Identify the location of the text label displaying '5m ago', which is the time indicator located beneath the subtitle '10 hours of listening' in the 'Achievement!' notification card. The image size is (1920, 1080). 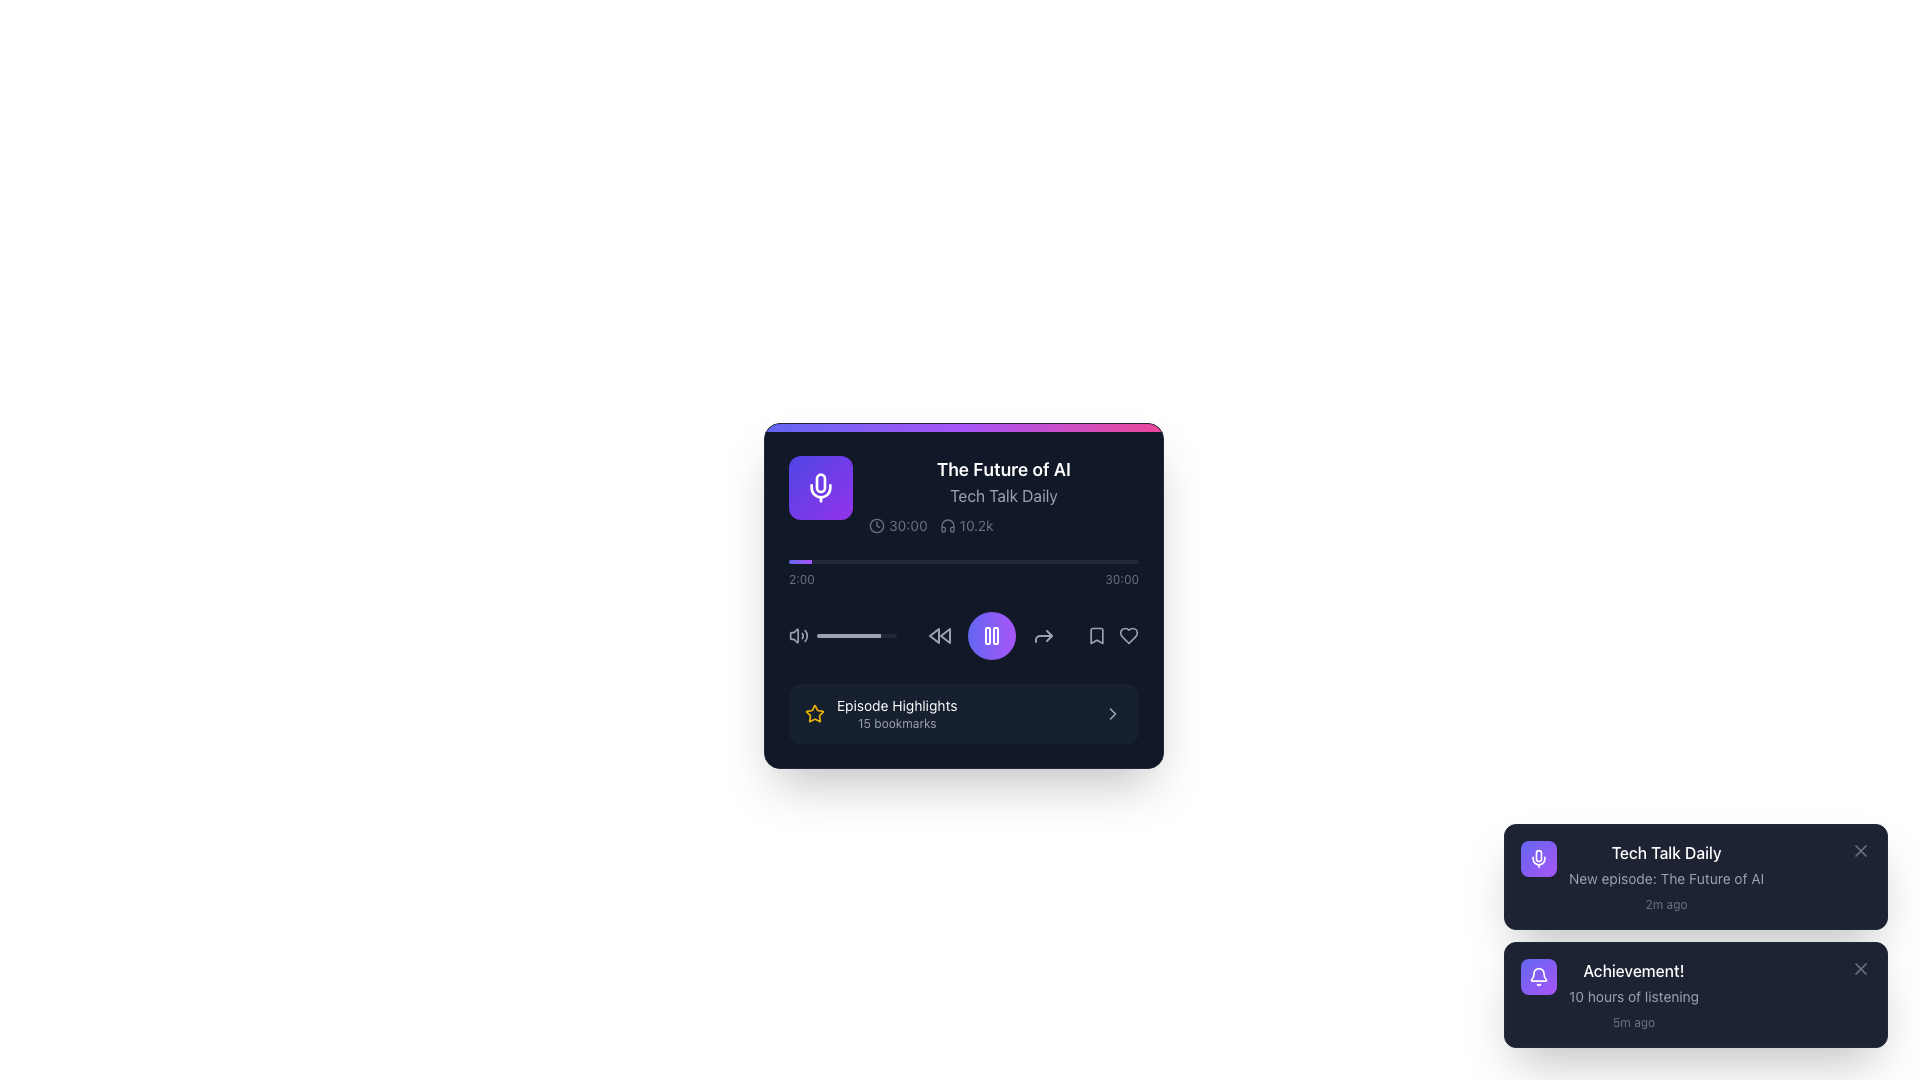
(1634, 1022).